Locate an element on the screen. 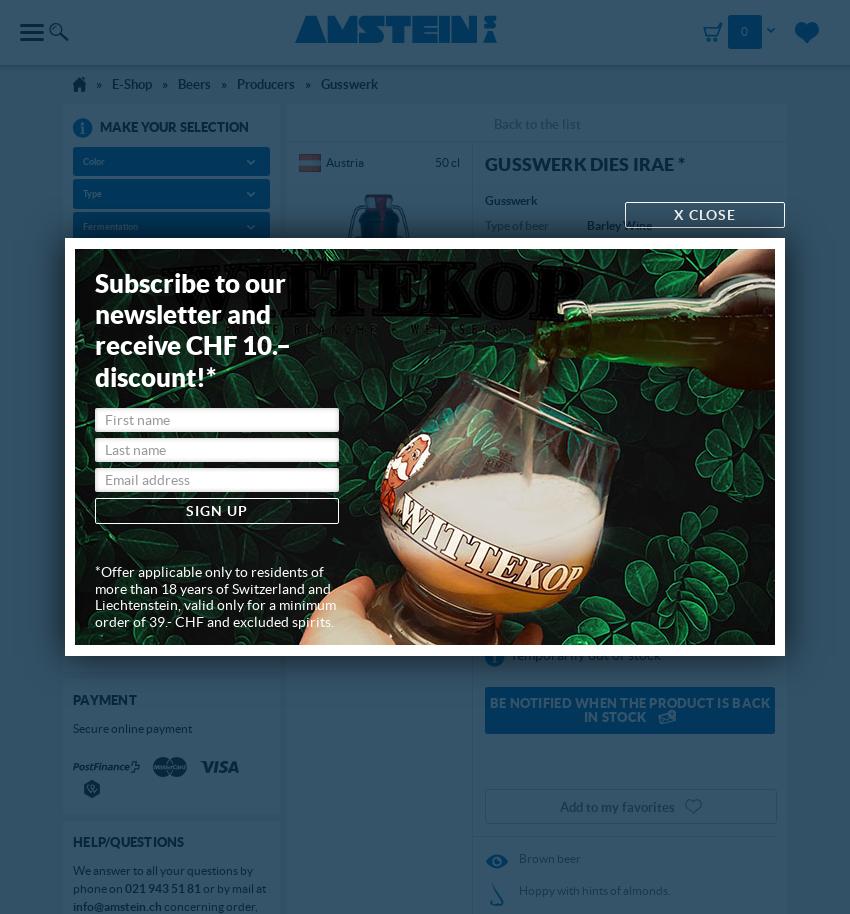 The image size is (850, 914). 'Hoppy with hints of almonds.' is located at coordinates (595, 888).